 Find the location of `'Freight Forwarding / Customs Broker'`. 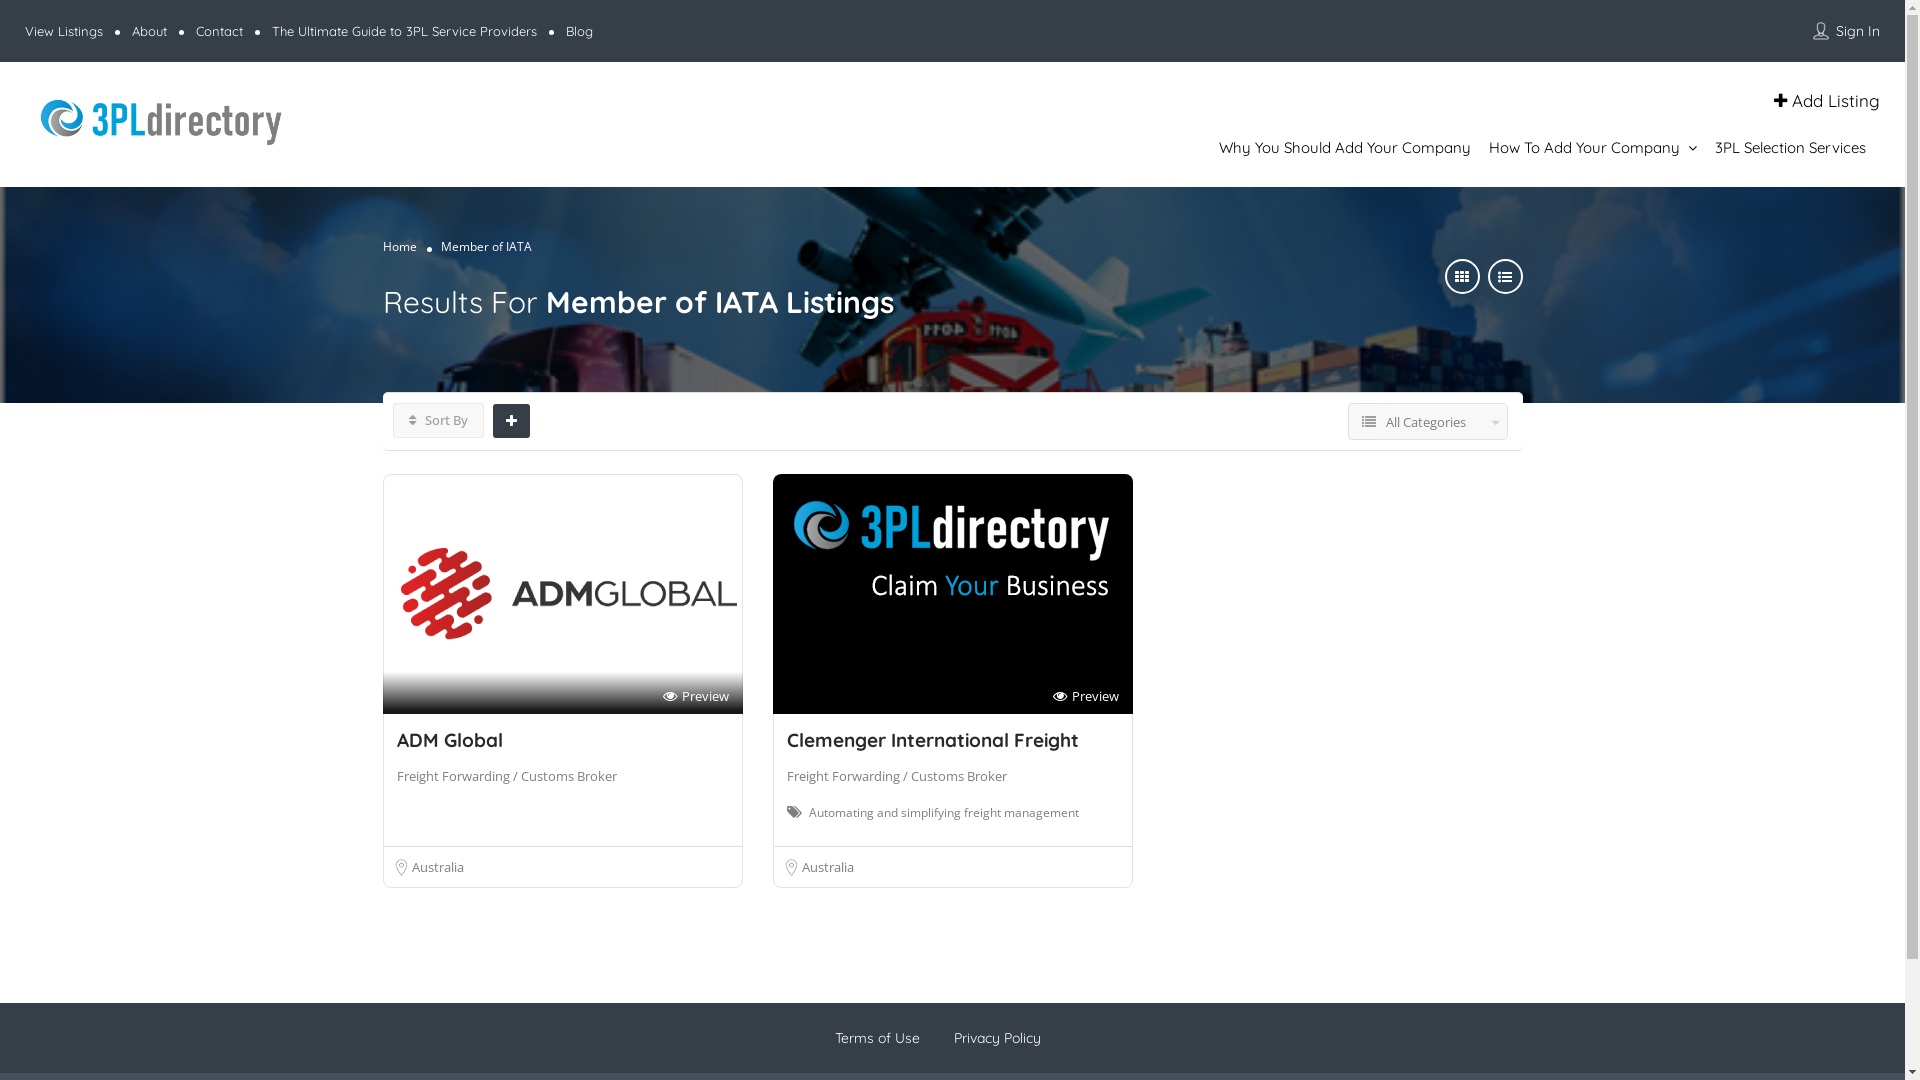

'Freight Forwarding / Customs Broker' is located at coordinates (395, 774).